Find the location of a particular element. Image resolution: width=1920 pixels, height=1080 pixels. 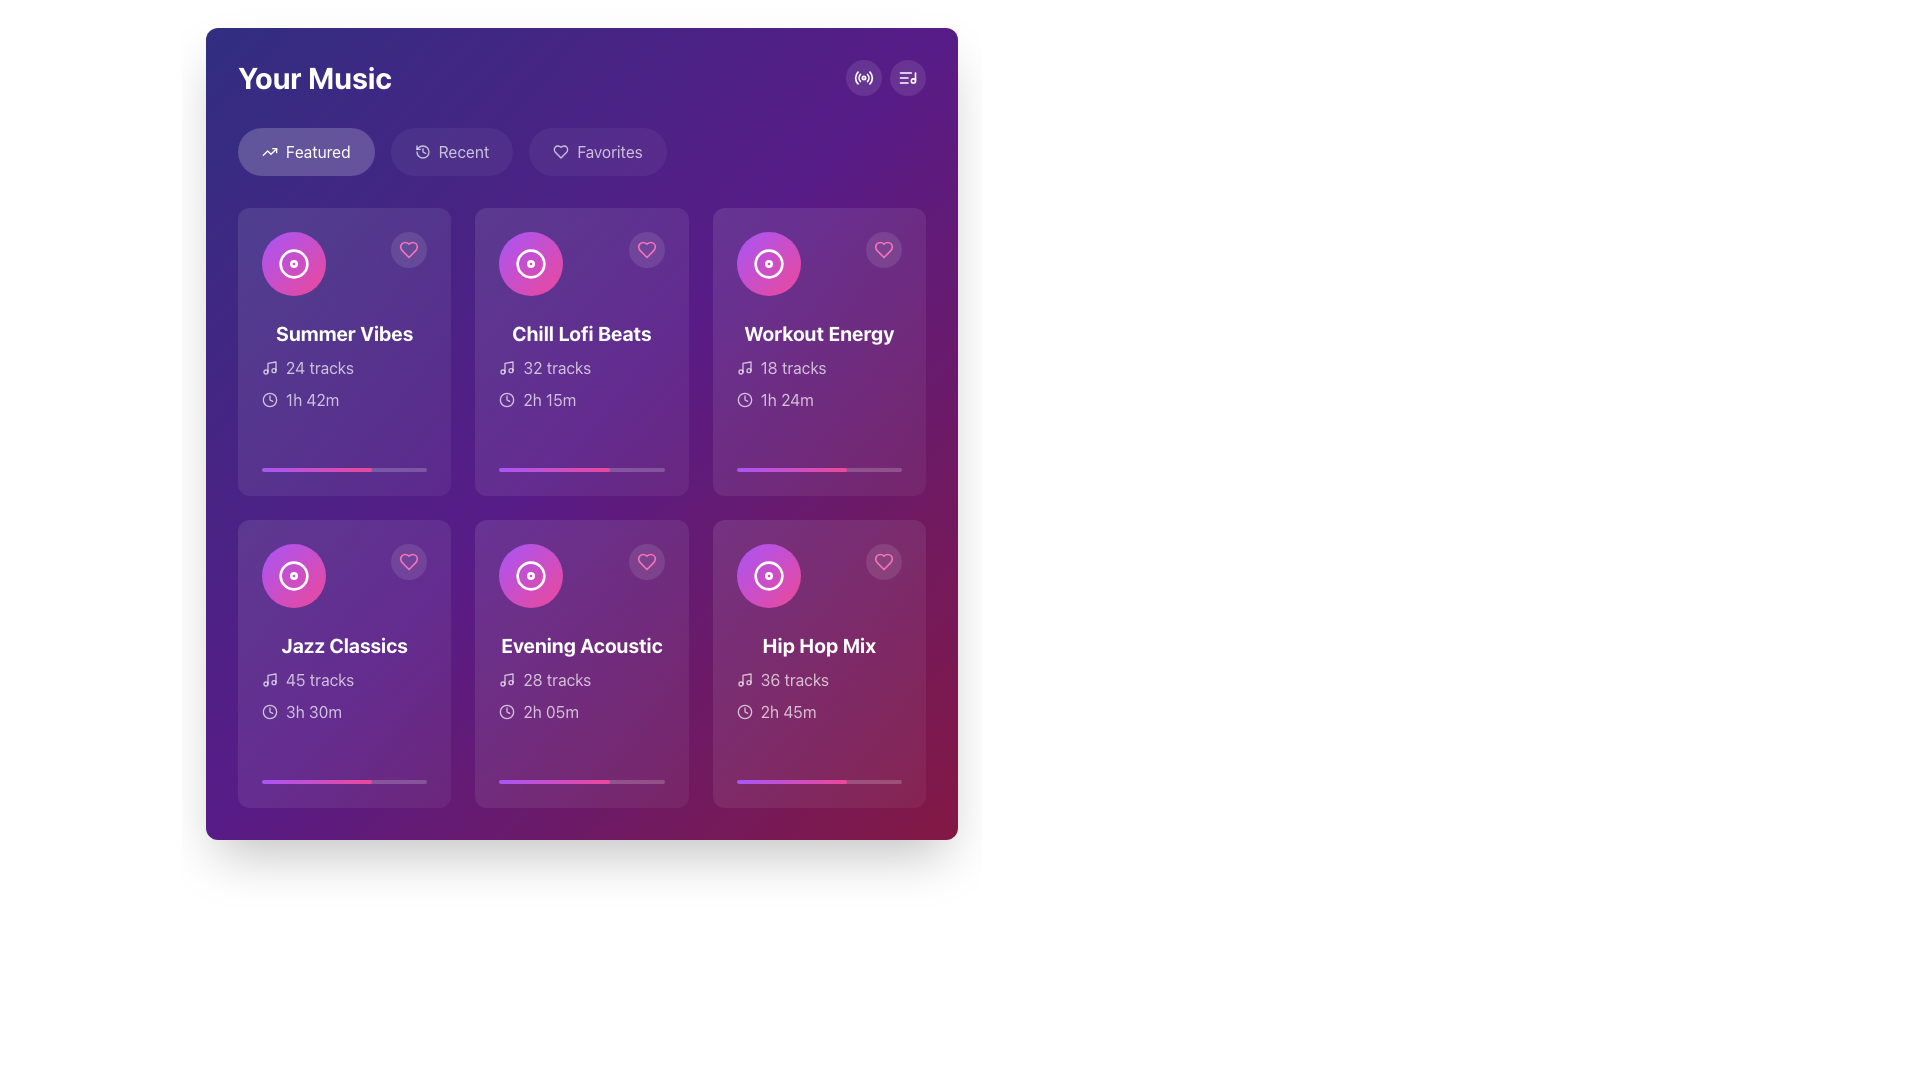

the music note-style icon located to the left of the '36 tracks' text in the 'Hip Hop Mix' card is located at coordinates (743, 678).